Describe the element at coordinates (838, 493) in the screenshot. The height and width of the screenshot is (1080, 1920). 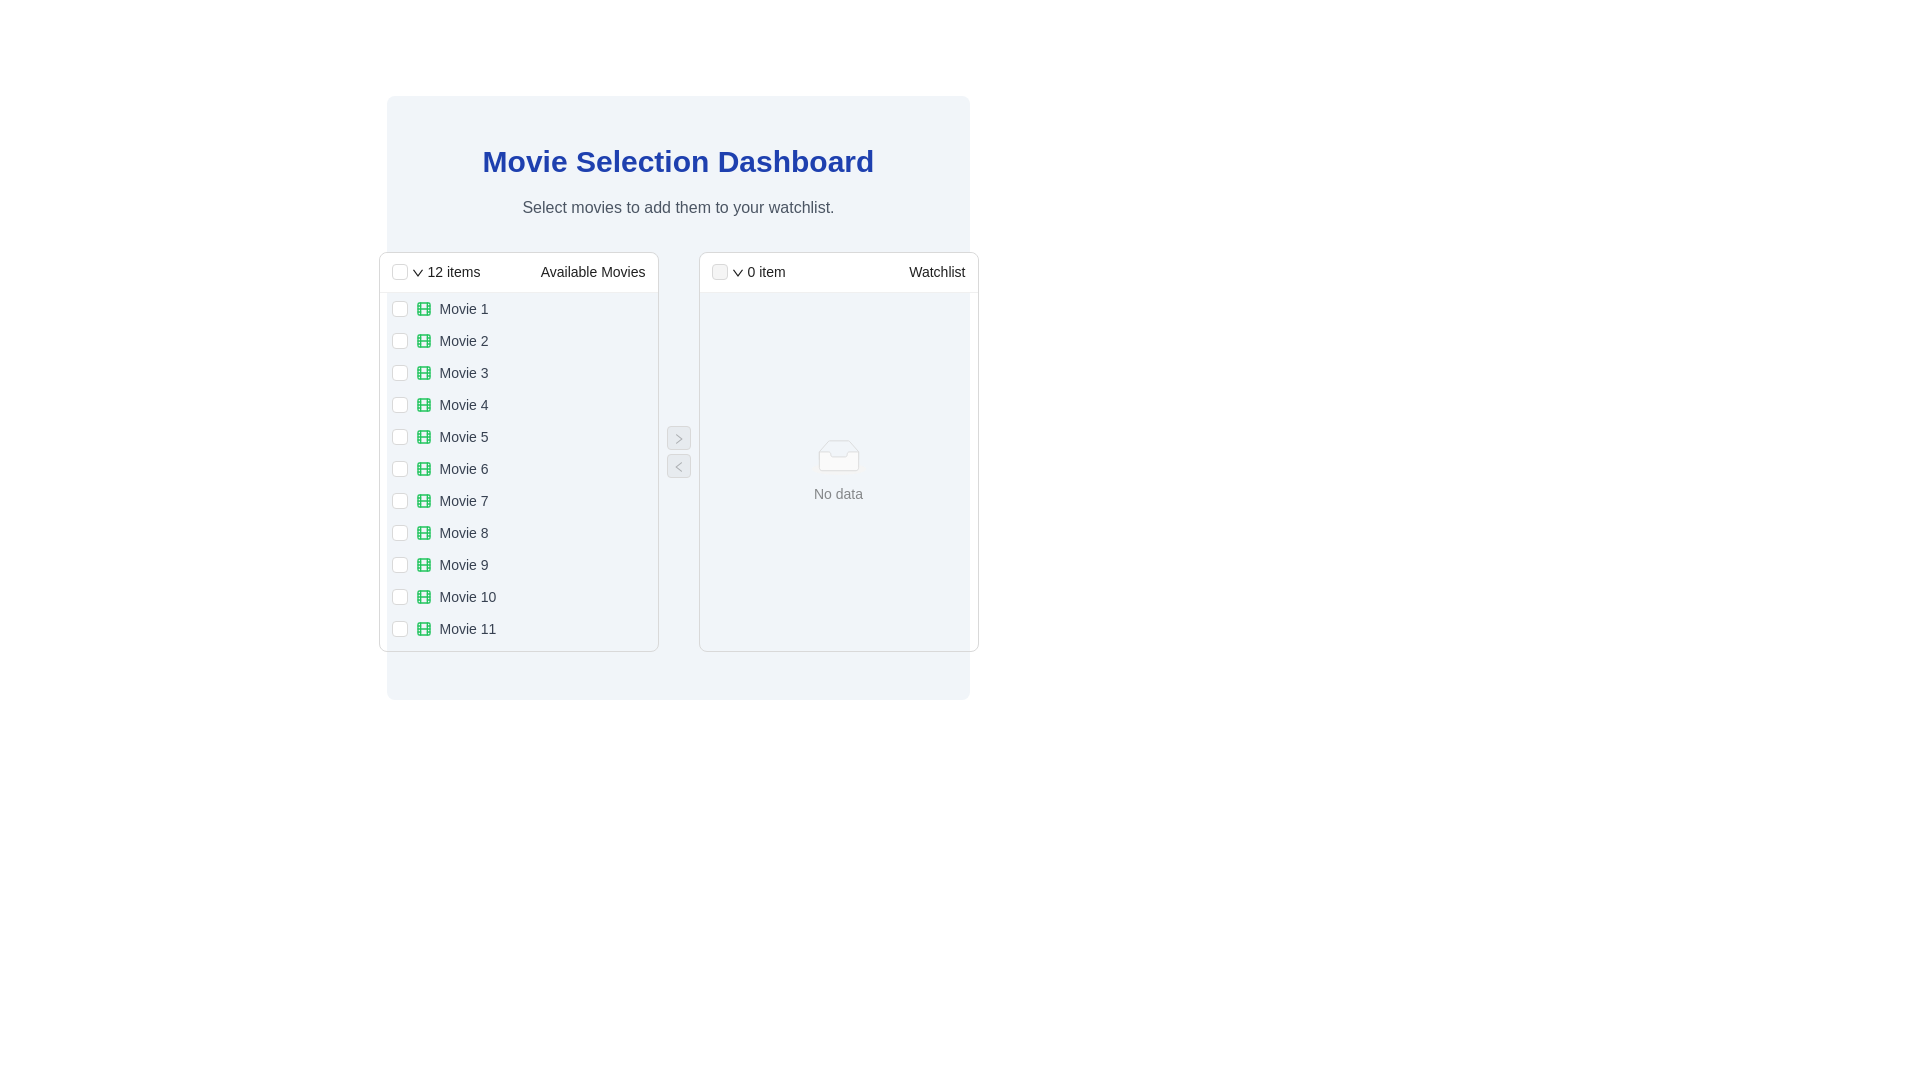
I see `the status message text label indicating no data available in the 'Watchlist' panel, located below the empty folder icon` at that location.